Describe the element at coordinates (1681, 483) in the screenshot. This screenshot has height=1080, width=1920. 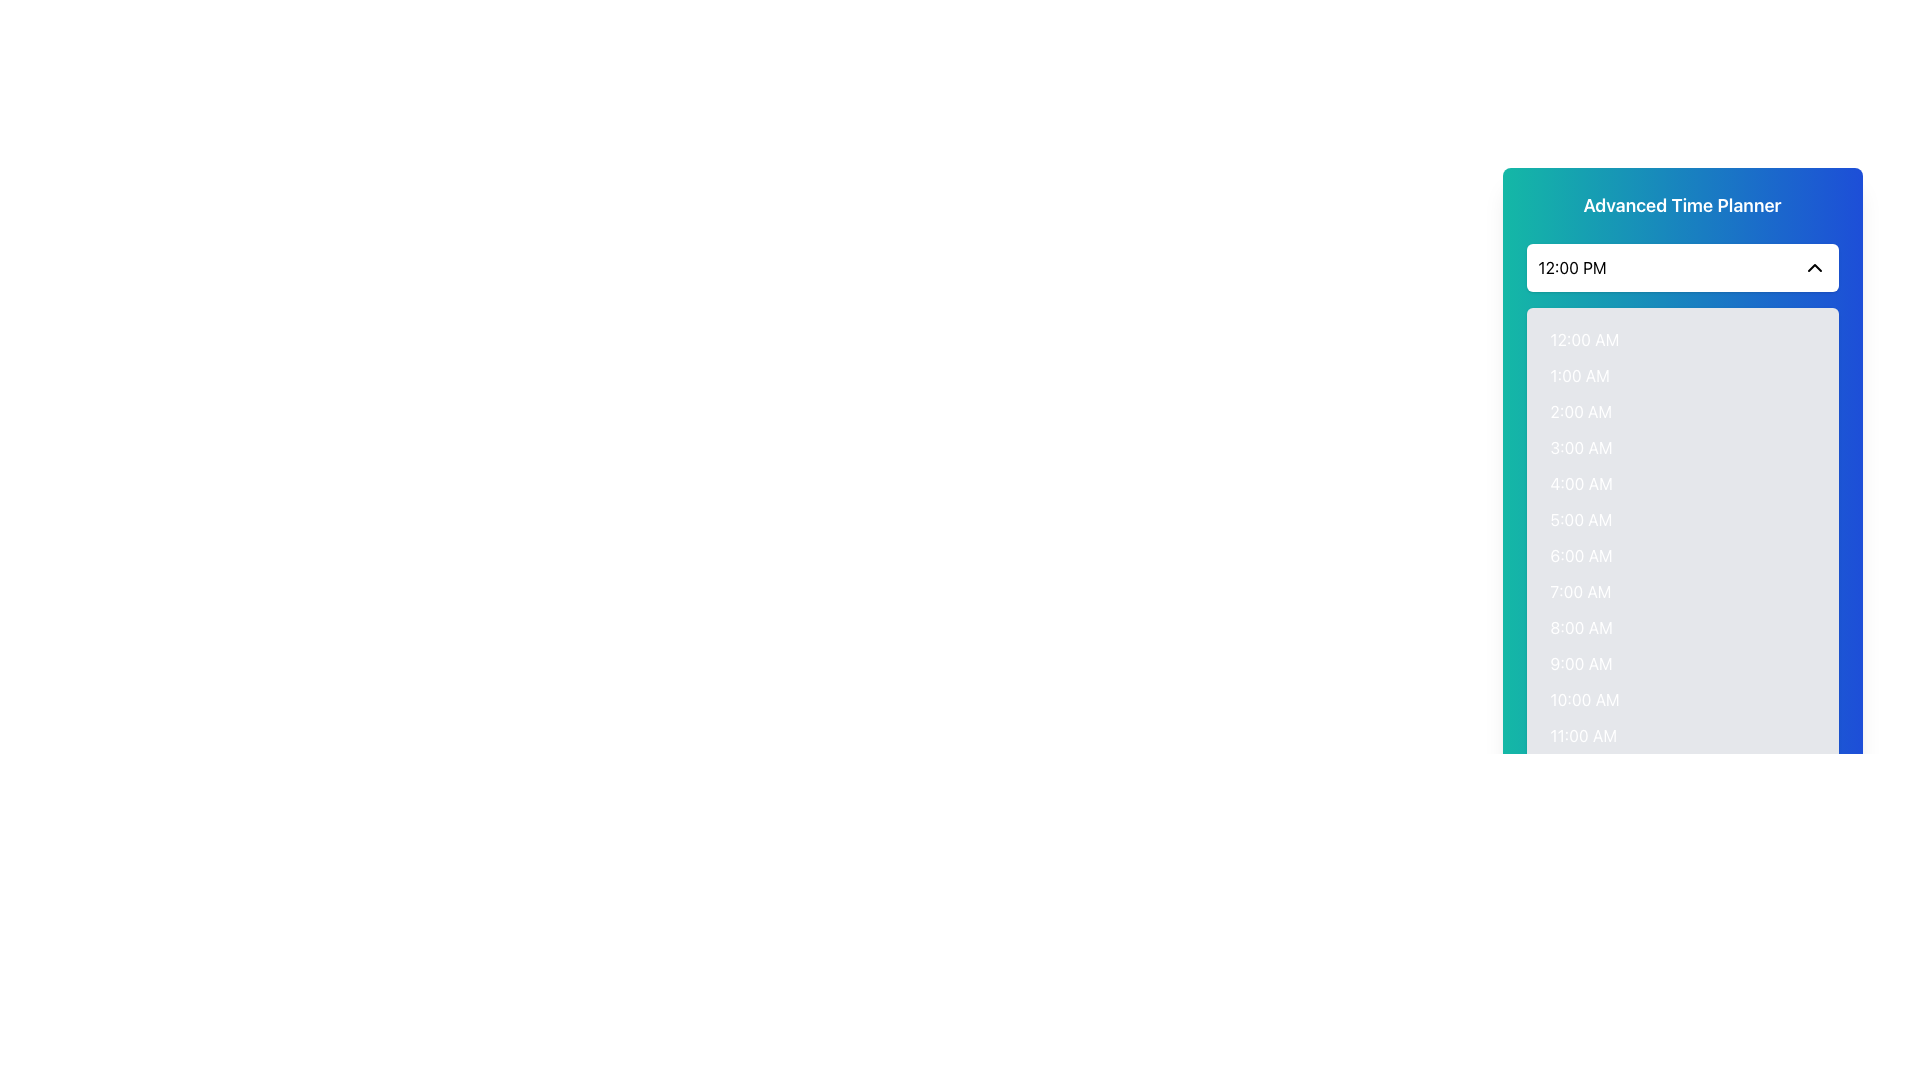
I see `the selectable list item displaying '4:00 AM'` at that location.